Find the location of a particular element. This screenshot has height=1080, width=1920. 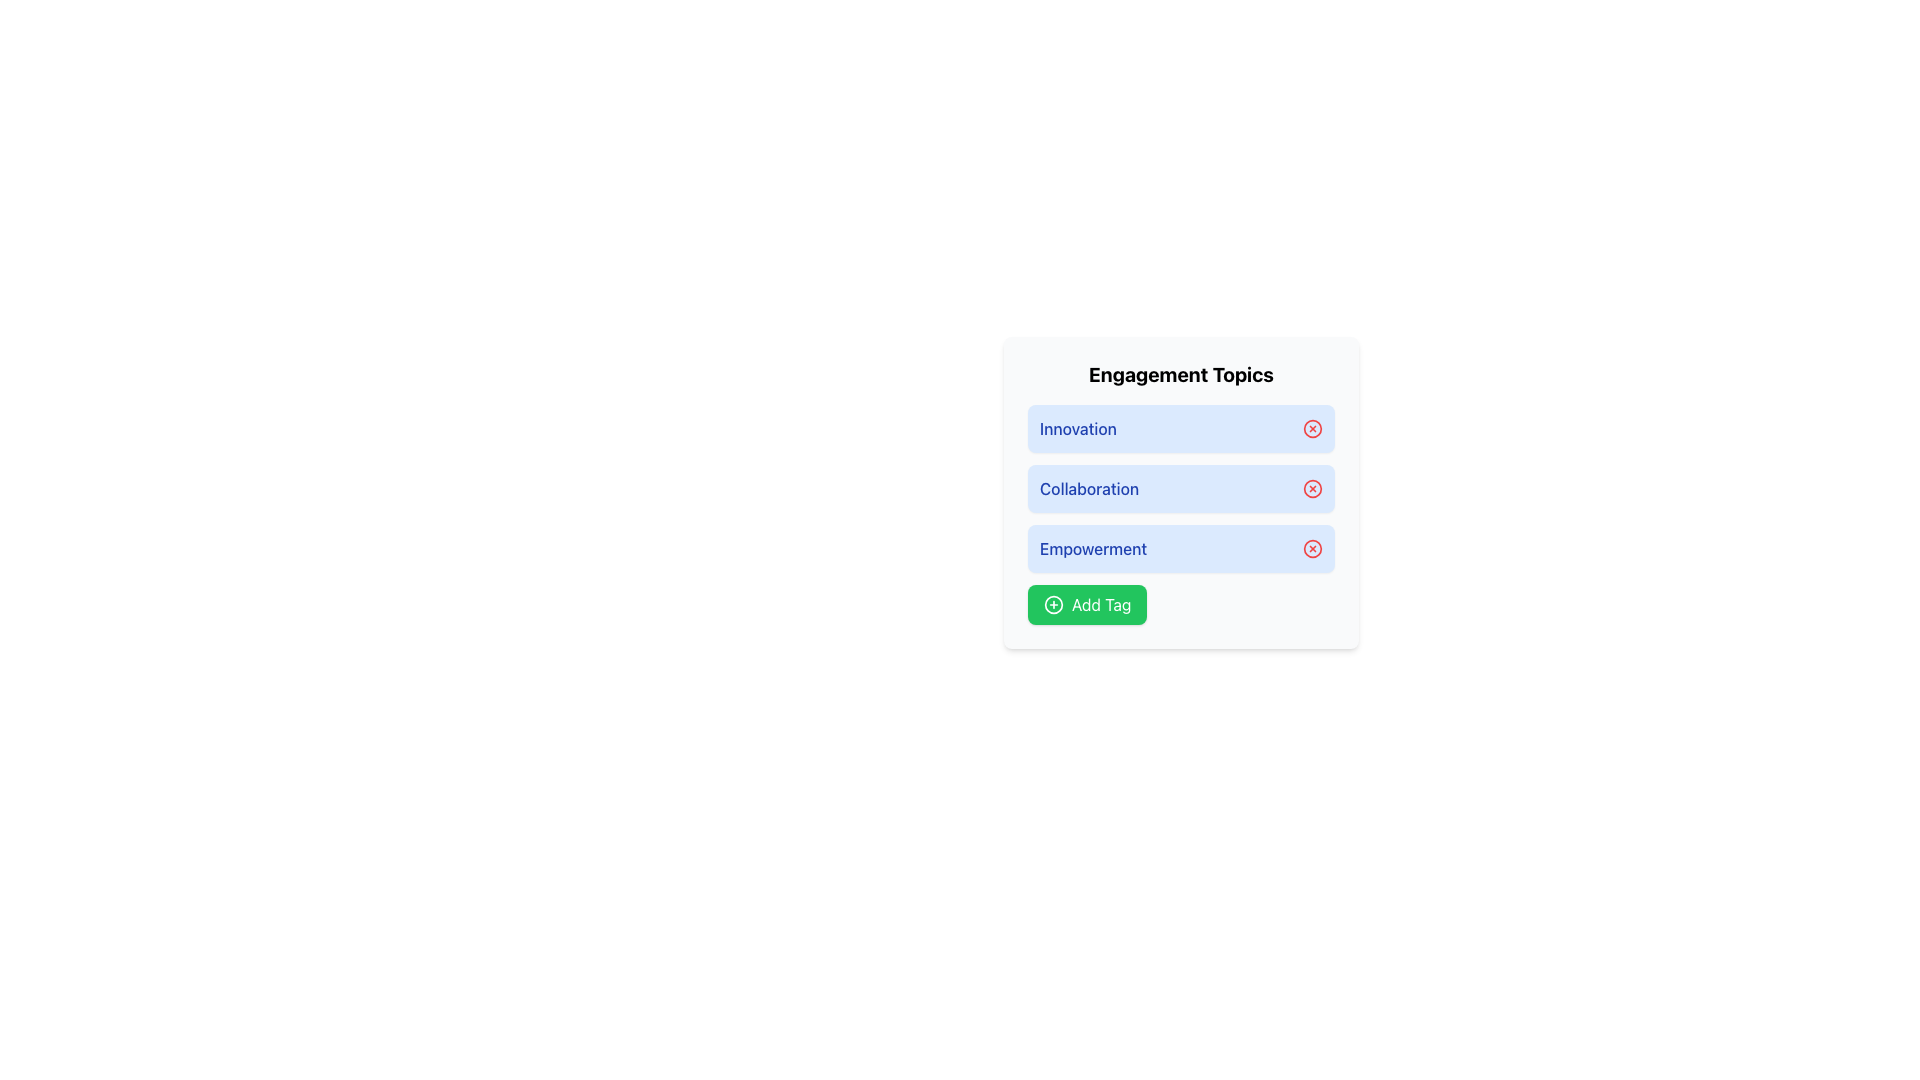

the first circular icon associated with the 'Innovation' tag in the Engagement Topics list for potential additional information or visual feedback is located at coordinates (1313, 427).